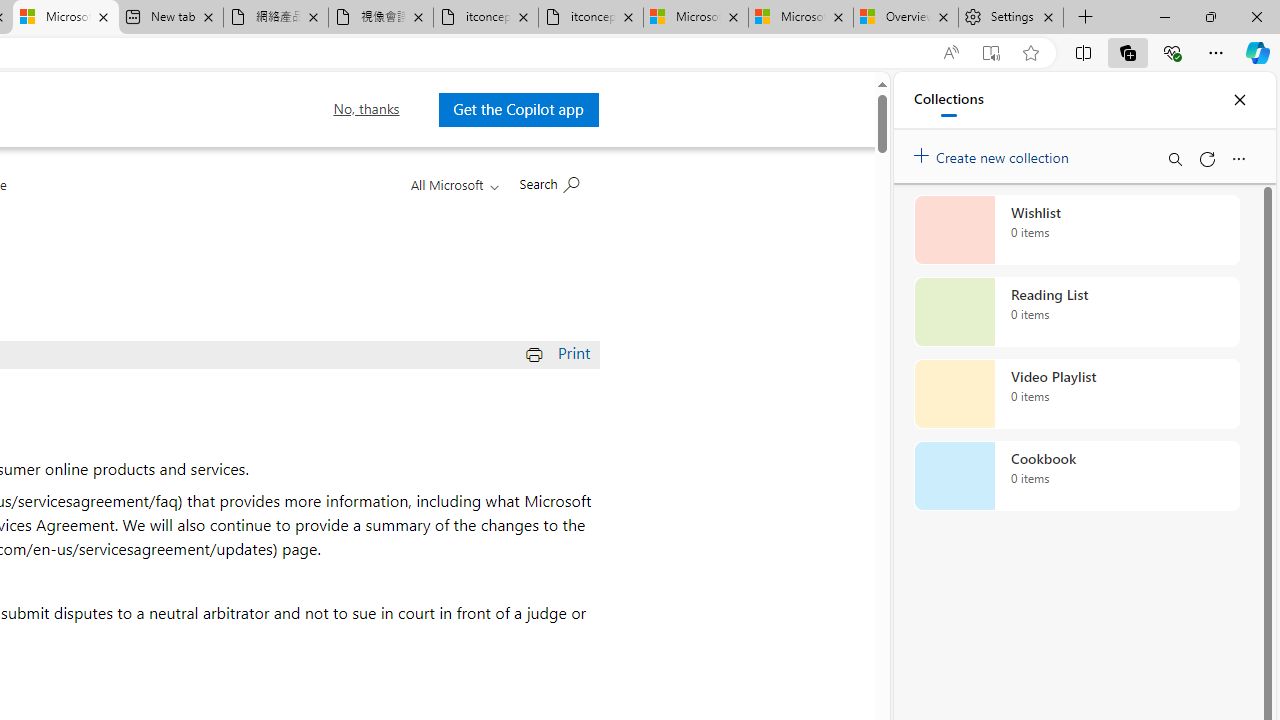  What do you see at coordinates (549, 182) in the screenshot?
I see `'Search Microsoft.com'` at bounding box center [549, 182].